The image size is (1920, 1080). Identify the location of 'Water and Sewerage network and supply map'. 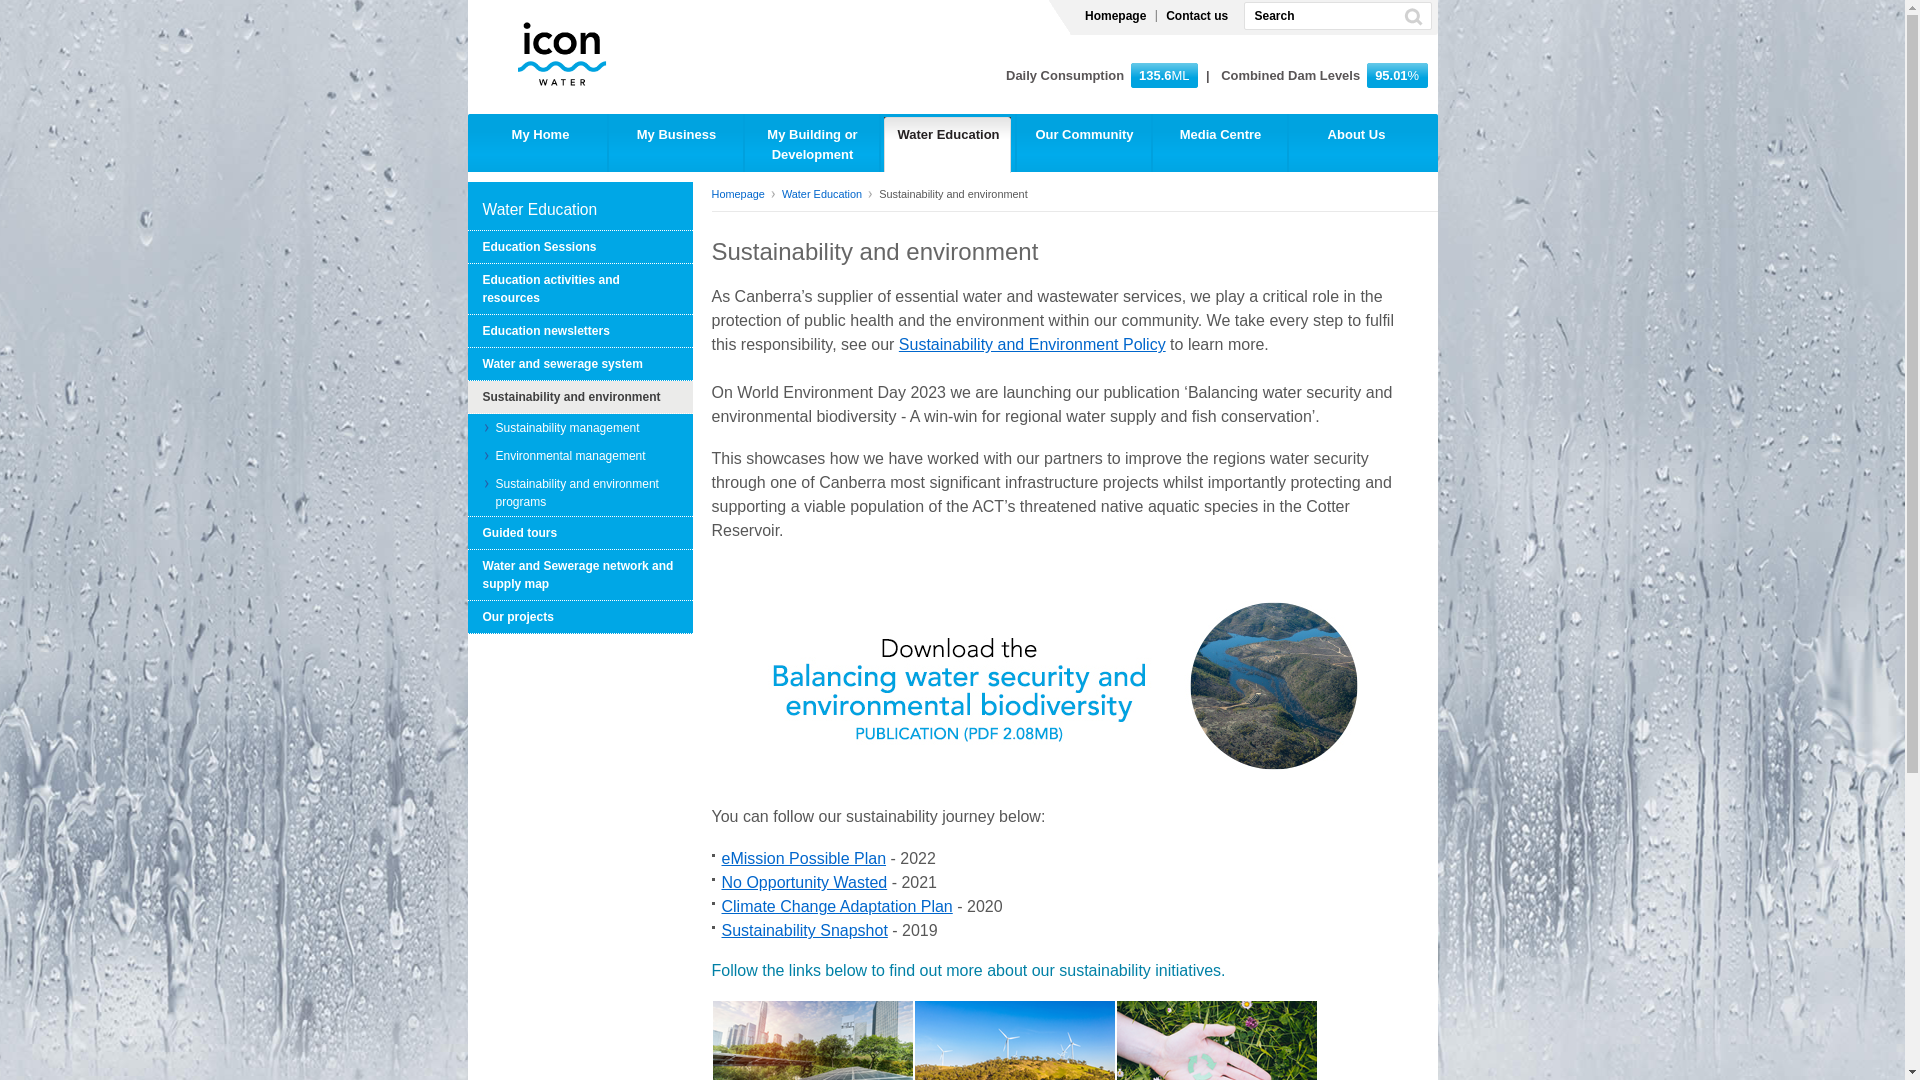
(466, 575).